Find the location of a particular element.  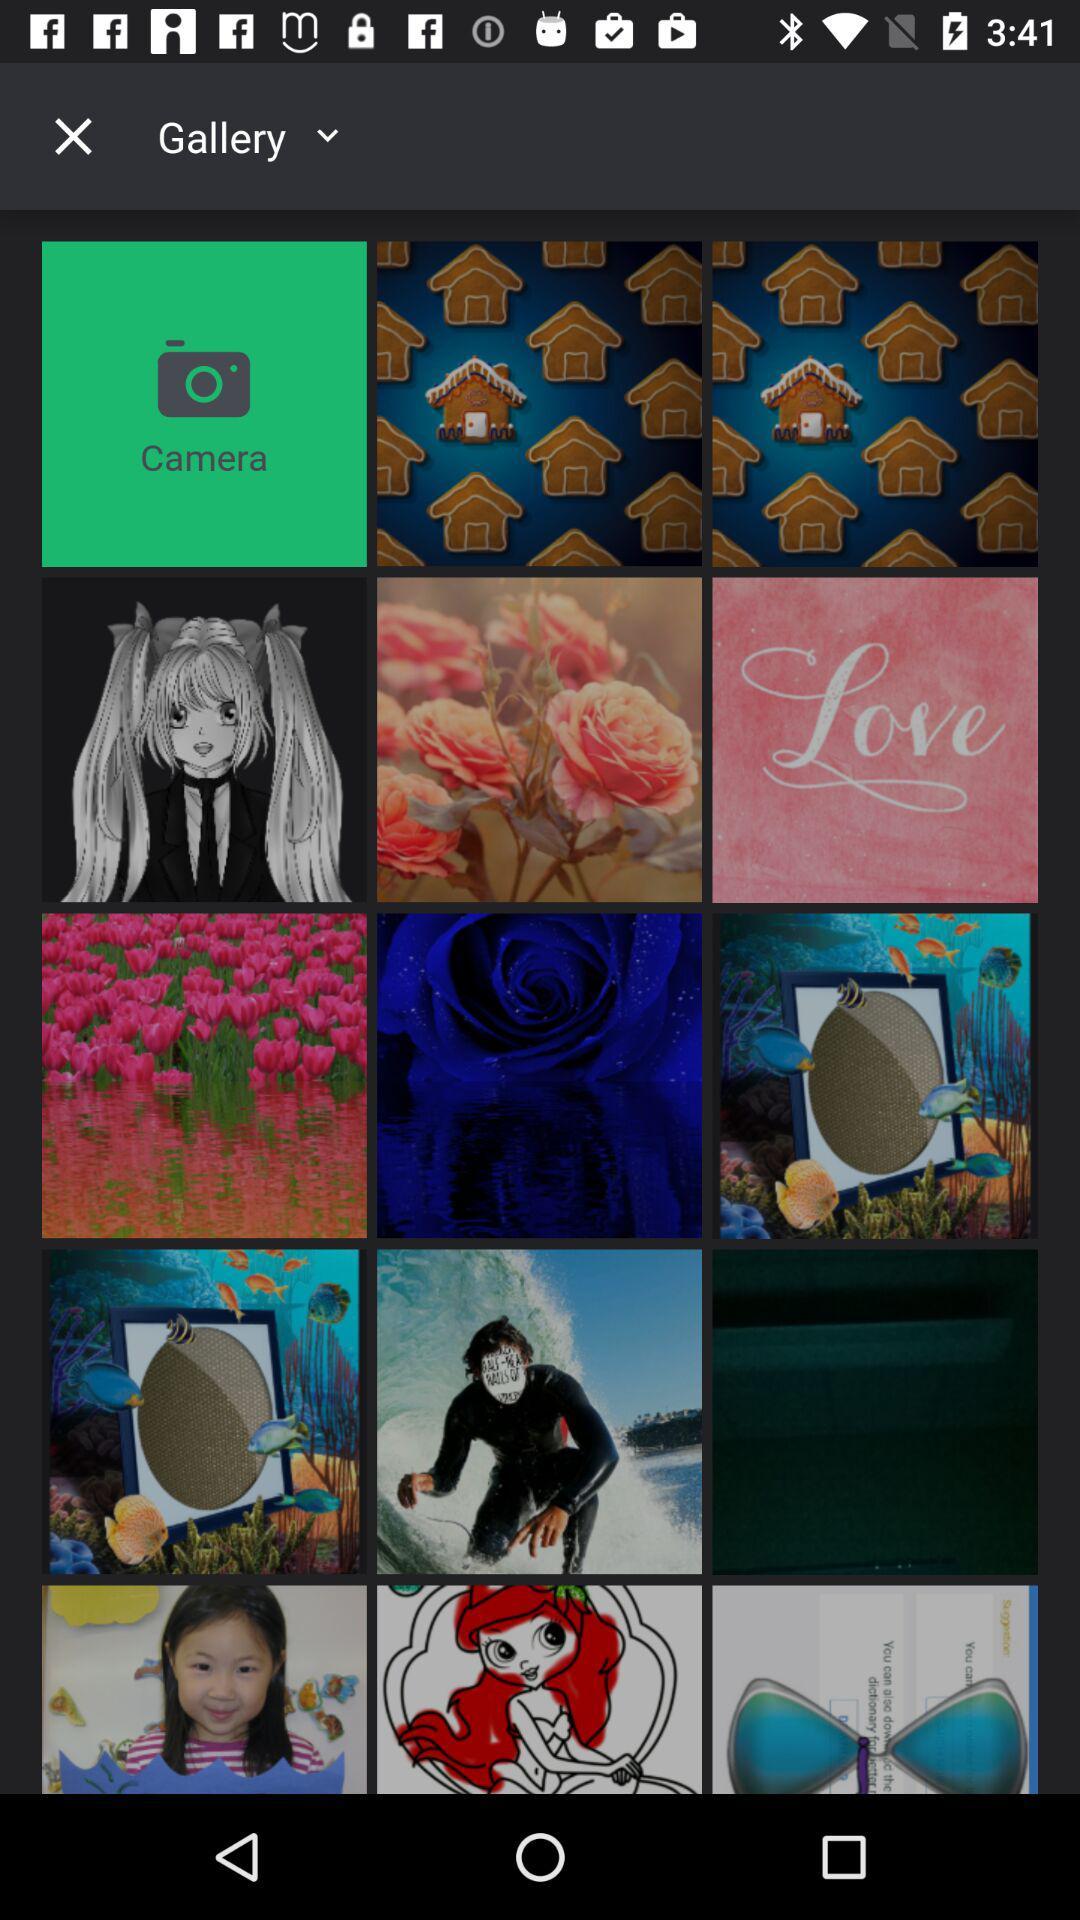

the close icon is located at coordinates (72, 135).